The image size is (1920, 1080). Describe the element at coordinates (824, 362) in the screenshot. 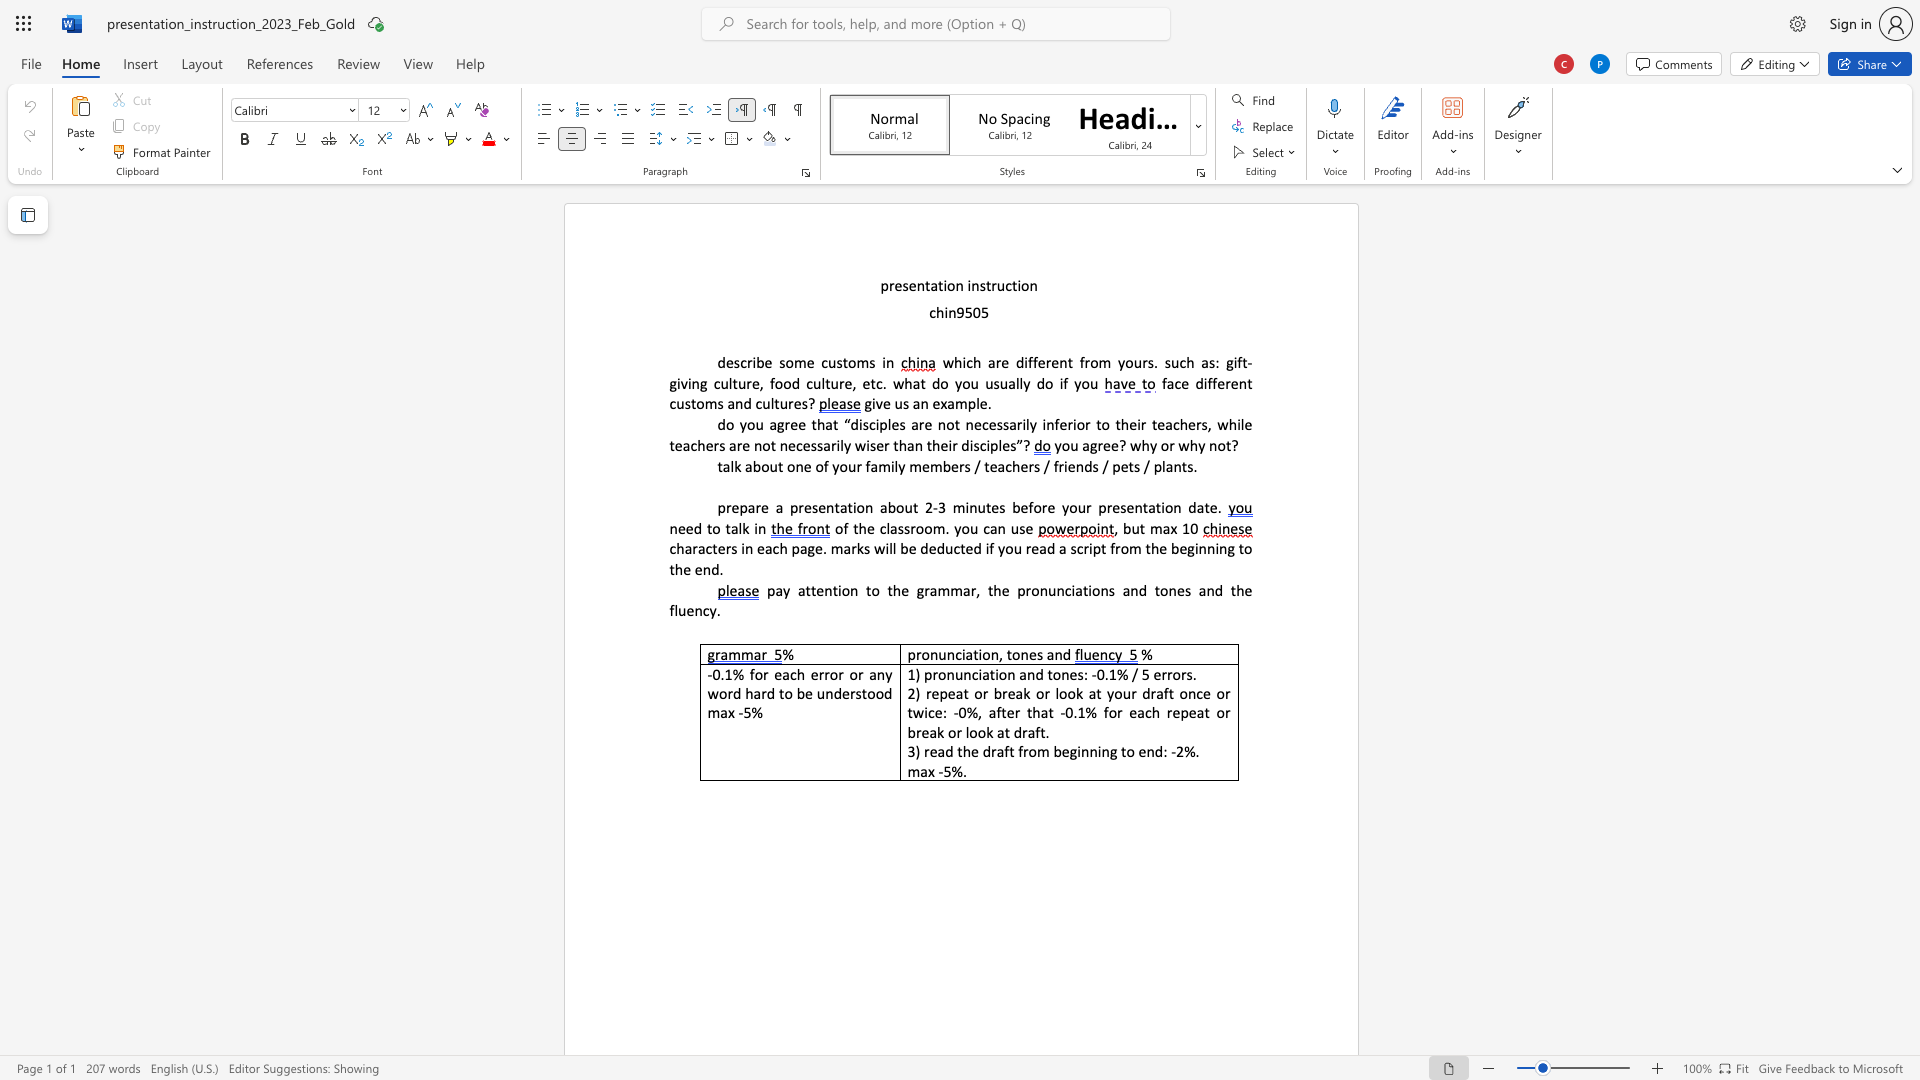

I see `the 2th character "c" in the text` at that location.